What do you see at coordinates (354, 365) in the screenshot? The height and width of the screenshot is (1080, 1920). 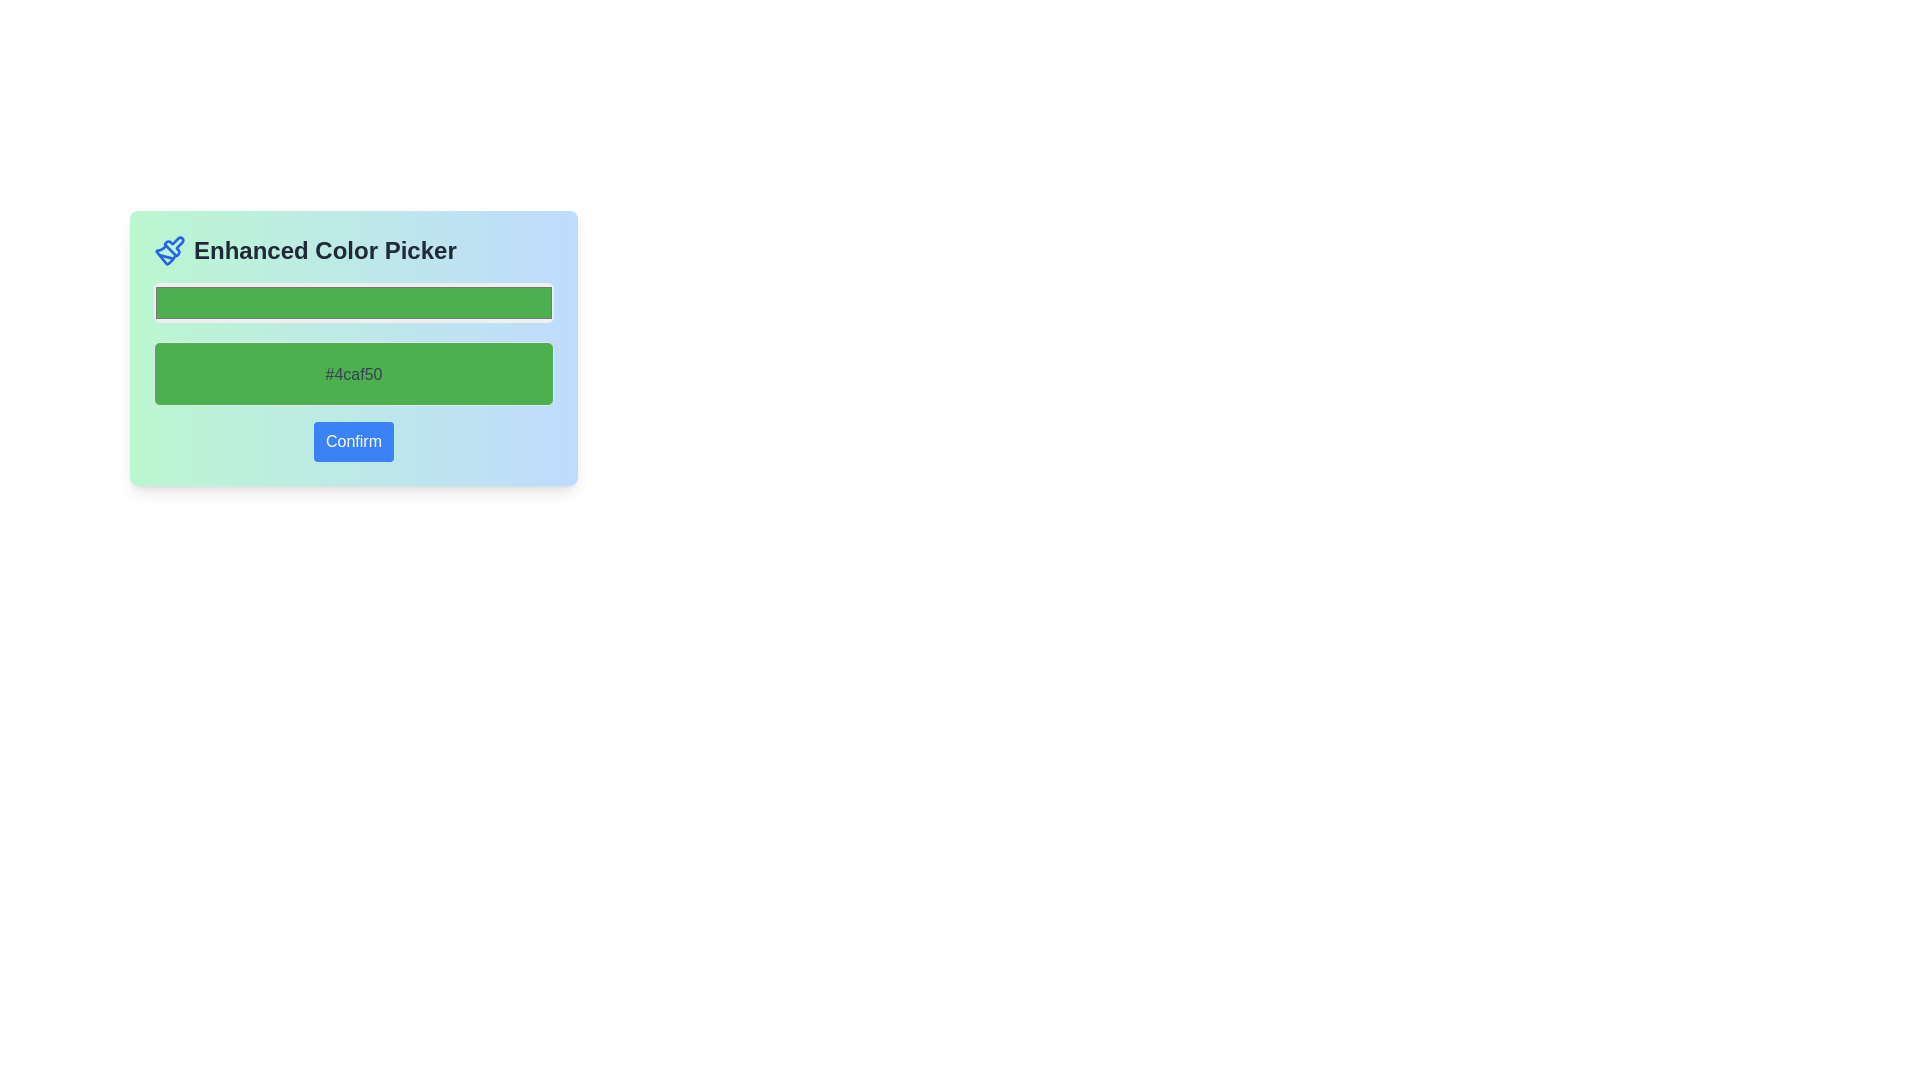 I see `the text label displayed in the second green rectangular block of the 'Enhanced Color Picker' interface` at bounding box center [354, 365].